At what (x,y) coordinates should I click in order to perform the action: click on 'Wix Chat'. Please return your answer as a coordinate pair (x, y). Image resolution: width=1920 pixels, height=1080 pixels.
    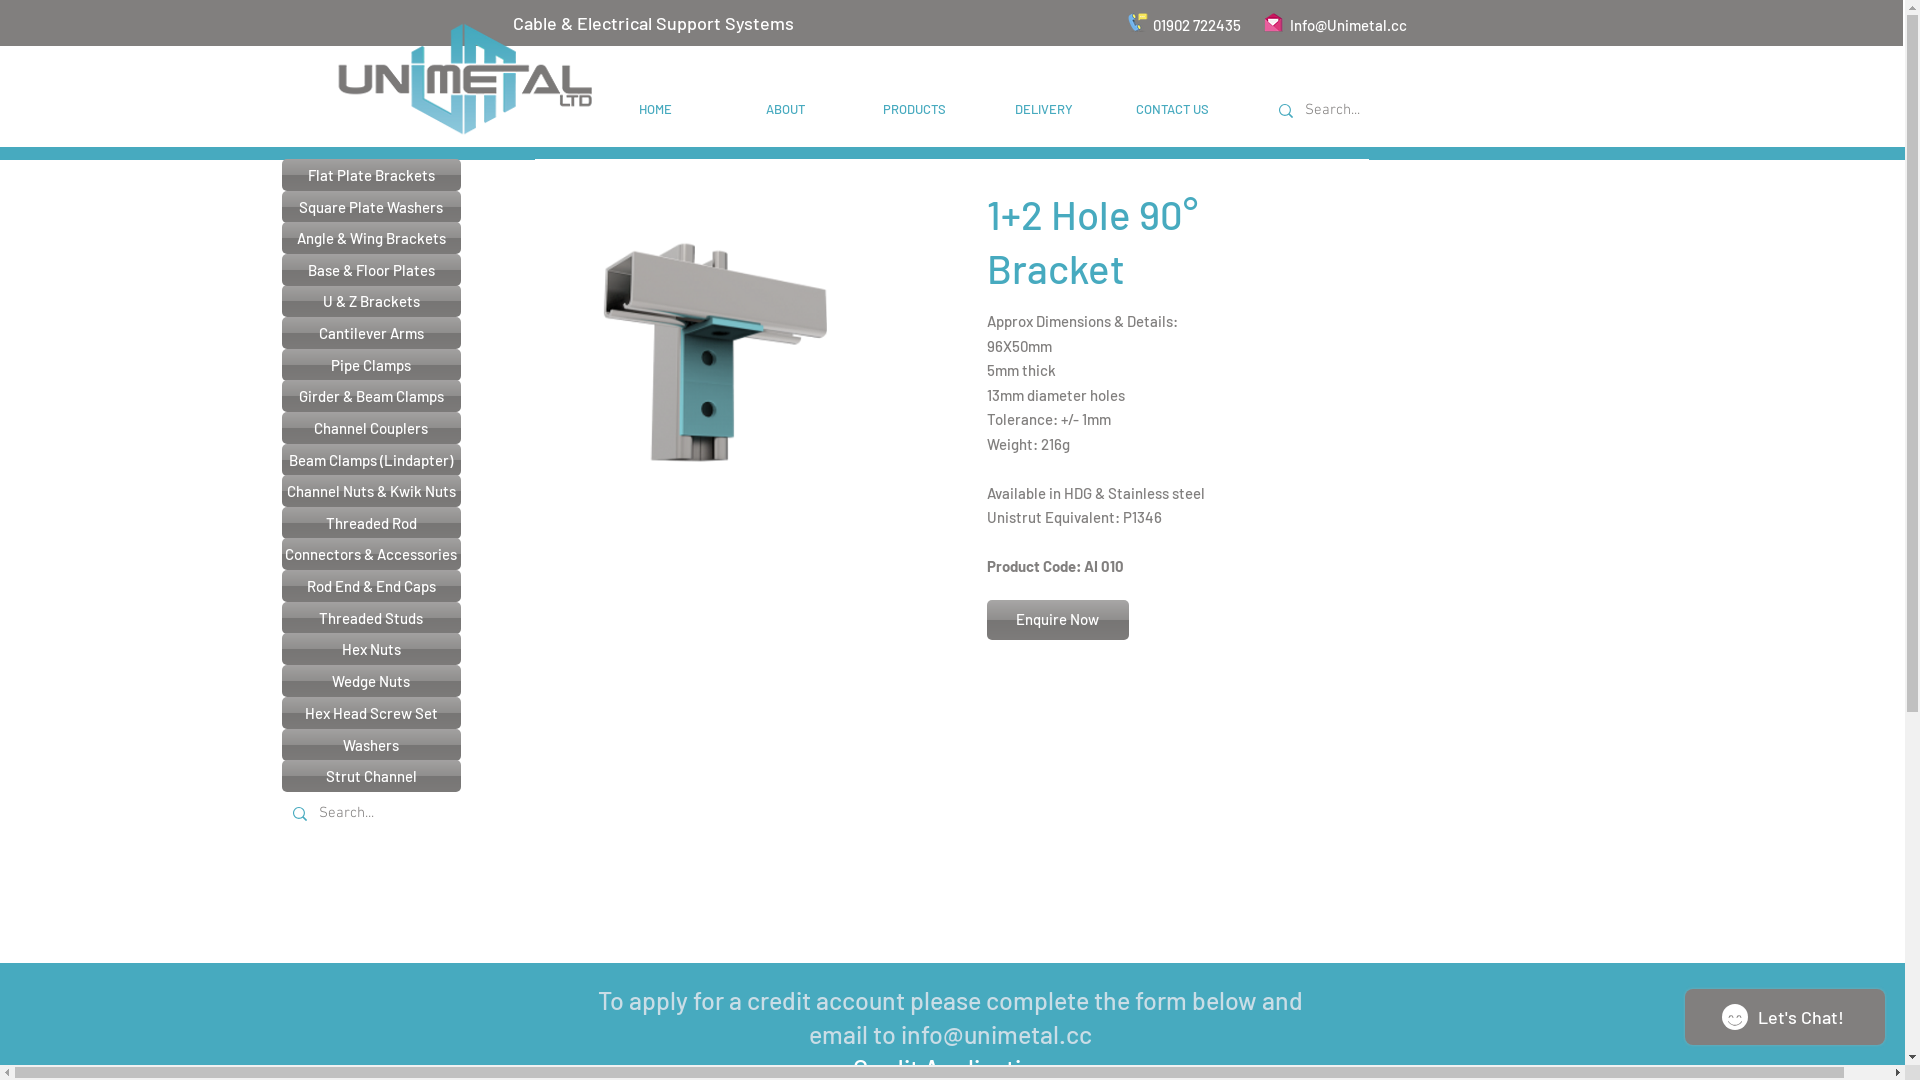
    Looking at the image, I should click on (1790, 1022).